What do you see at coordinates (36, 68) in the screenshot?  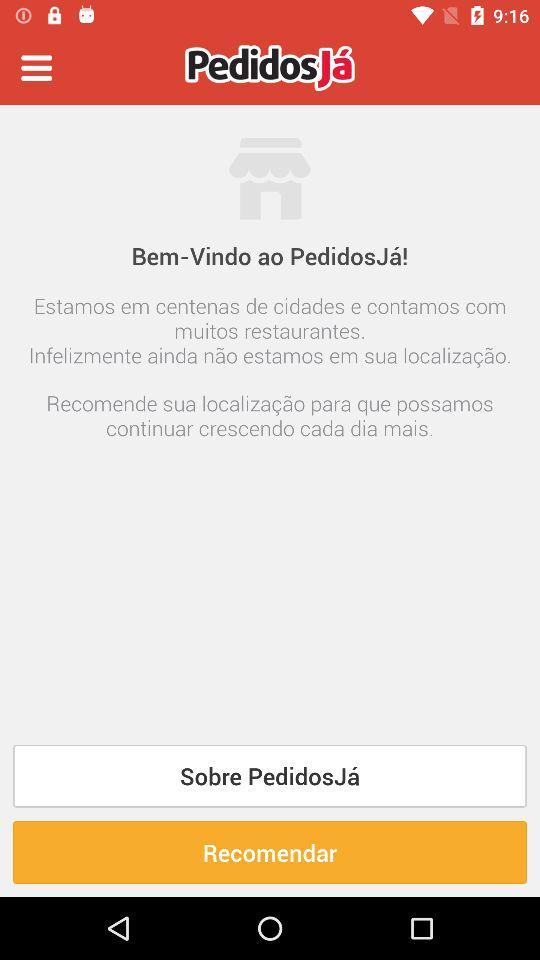 I see `switch menu option` at bounding box center [36, 68].